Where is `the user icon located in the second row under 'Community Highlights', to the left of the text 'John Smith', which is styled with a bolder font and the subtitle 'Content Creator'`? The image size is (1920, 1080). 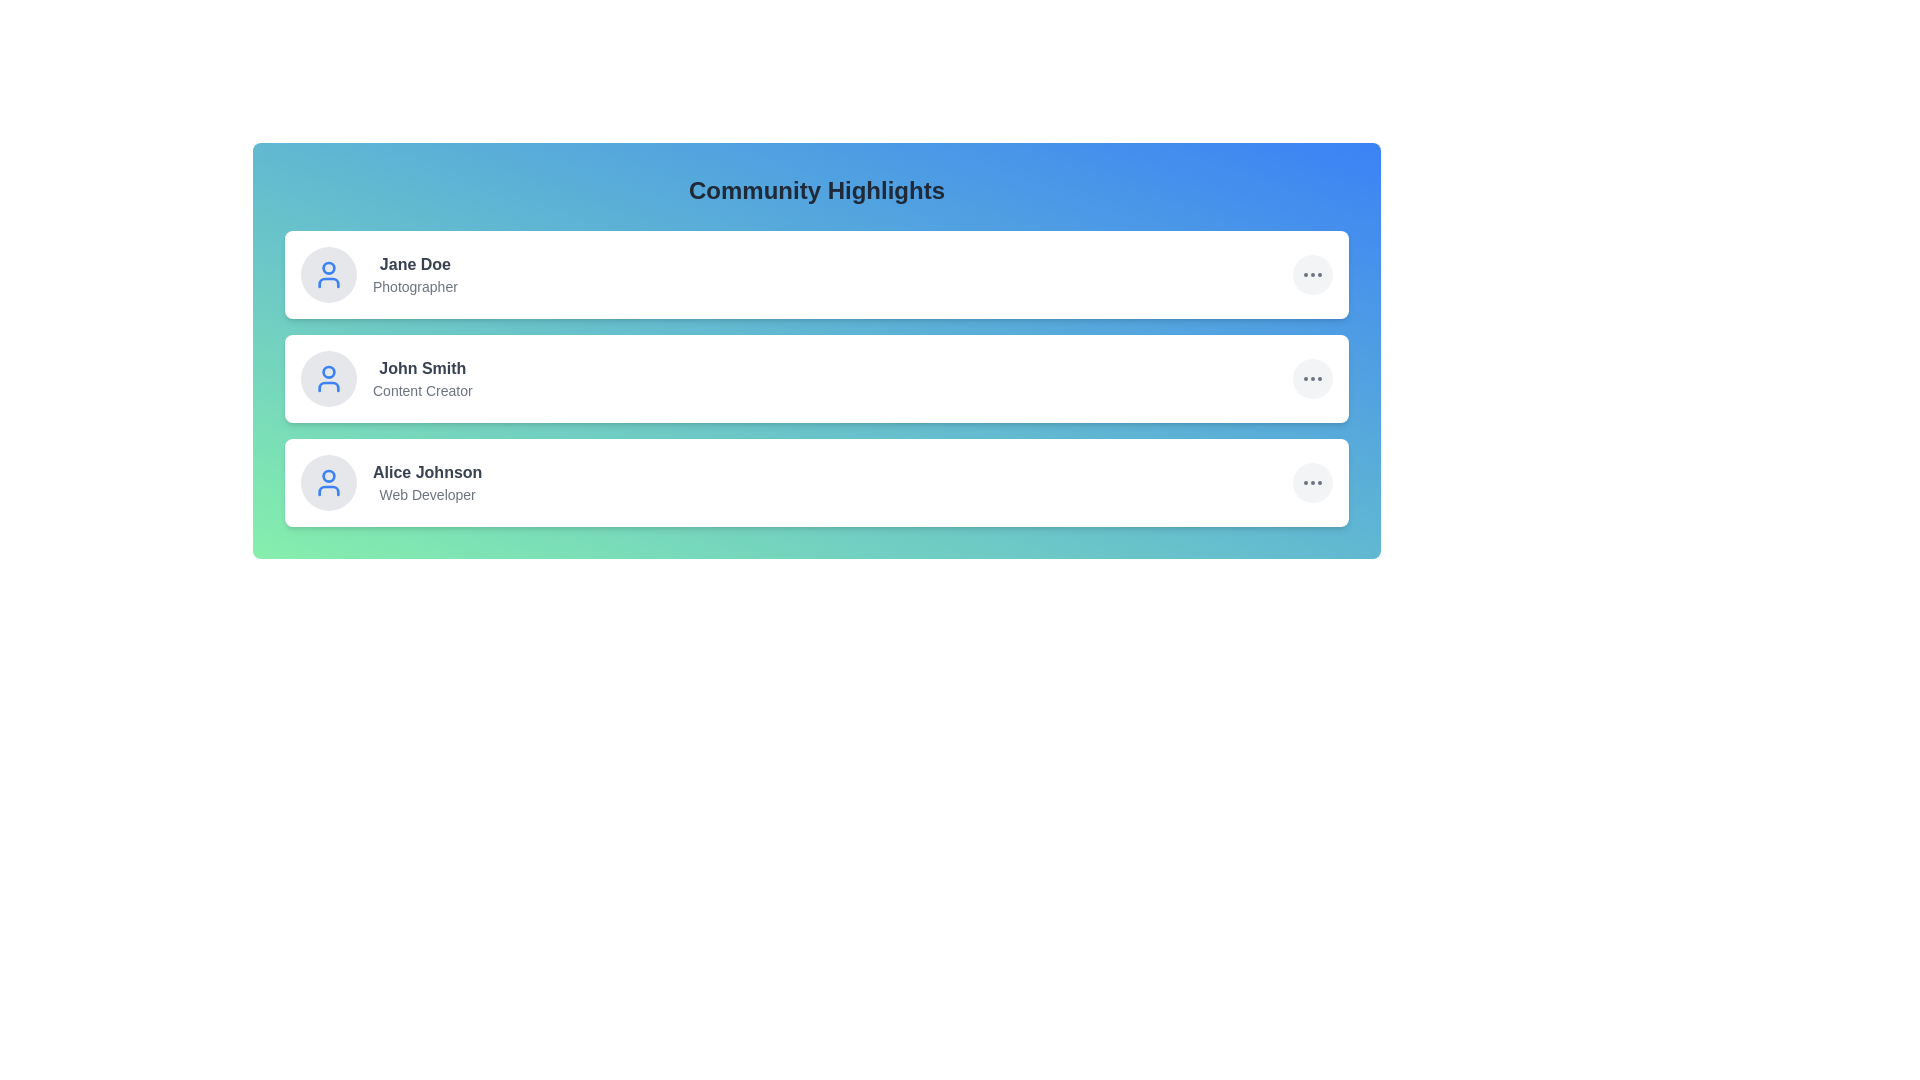 the user icon located in the second row under 'Community Highlights', to the left of the text 'John Smith', which is styled with a bolder font and the subtitle 'Content Creator' is located at coordinates (329, 378).